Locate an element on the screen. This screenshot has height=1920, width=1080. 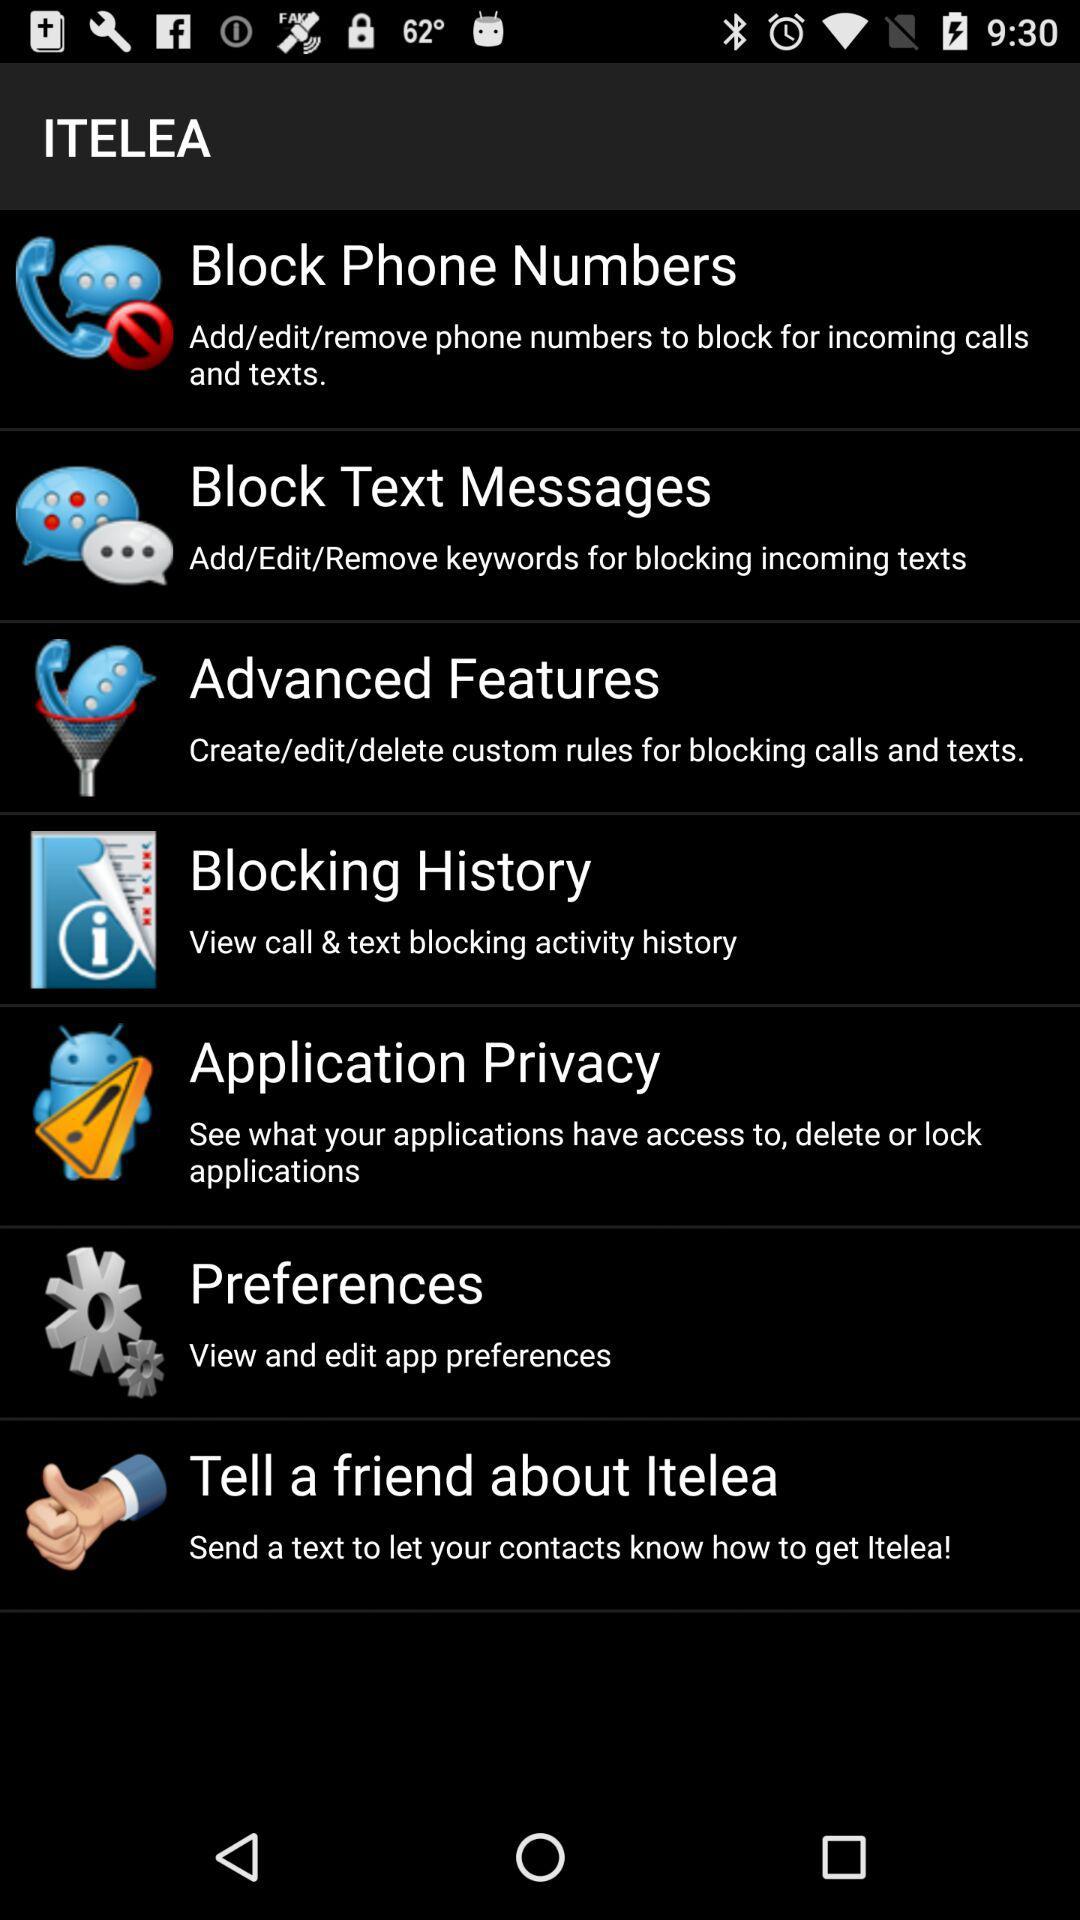
the item below the application privacy is located at coordinates (625, 1151).